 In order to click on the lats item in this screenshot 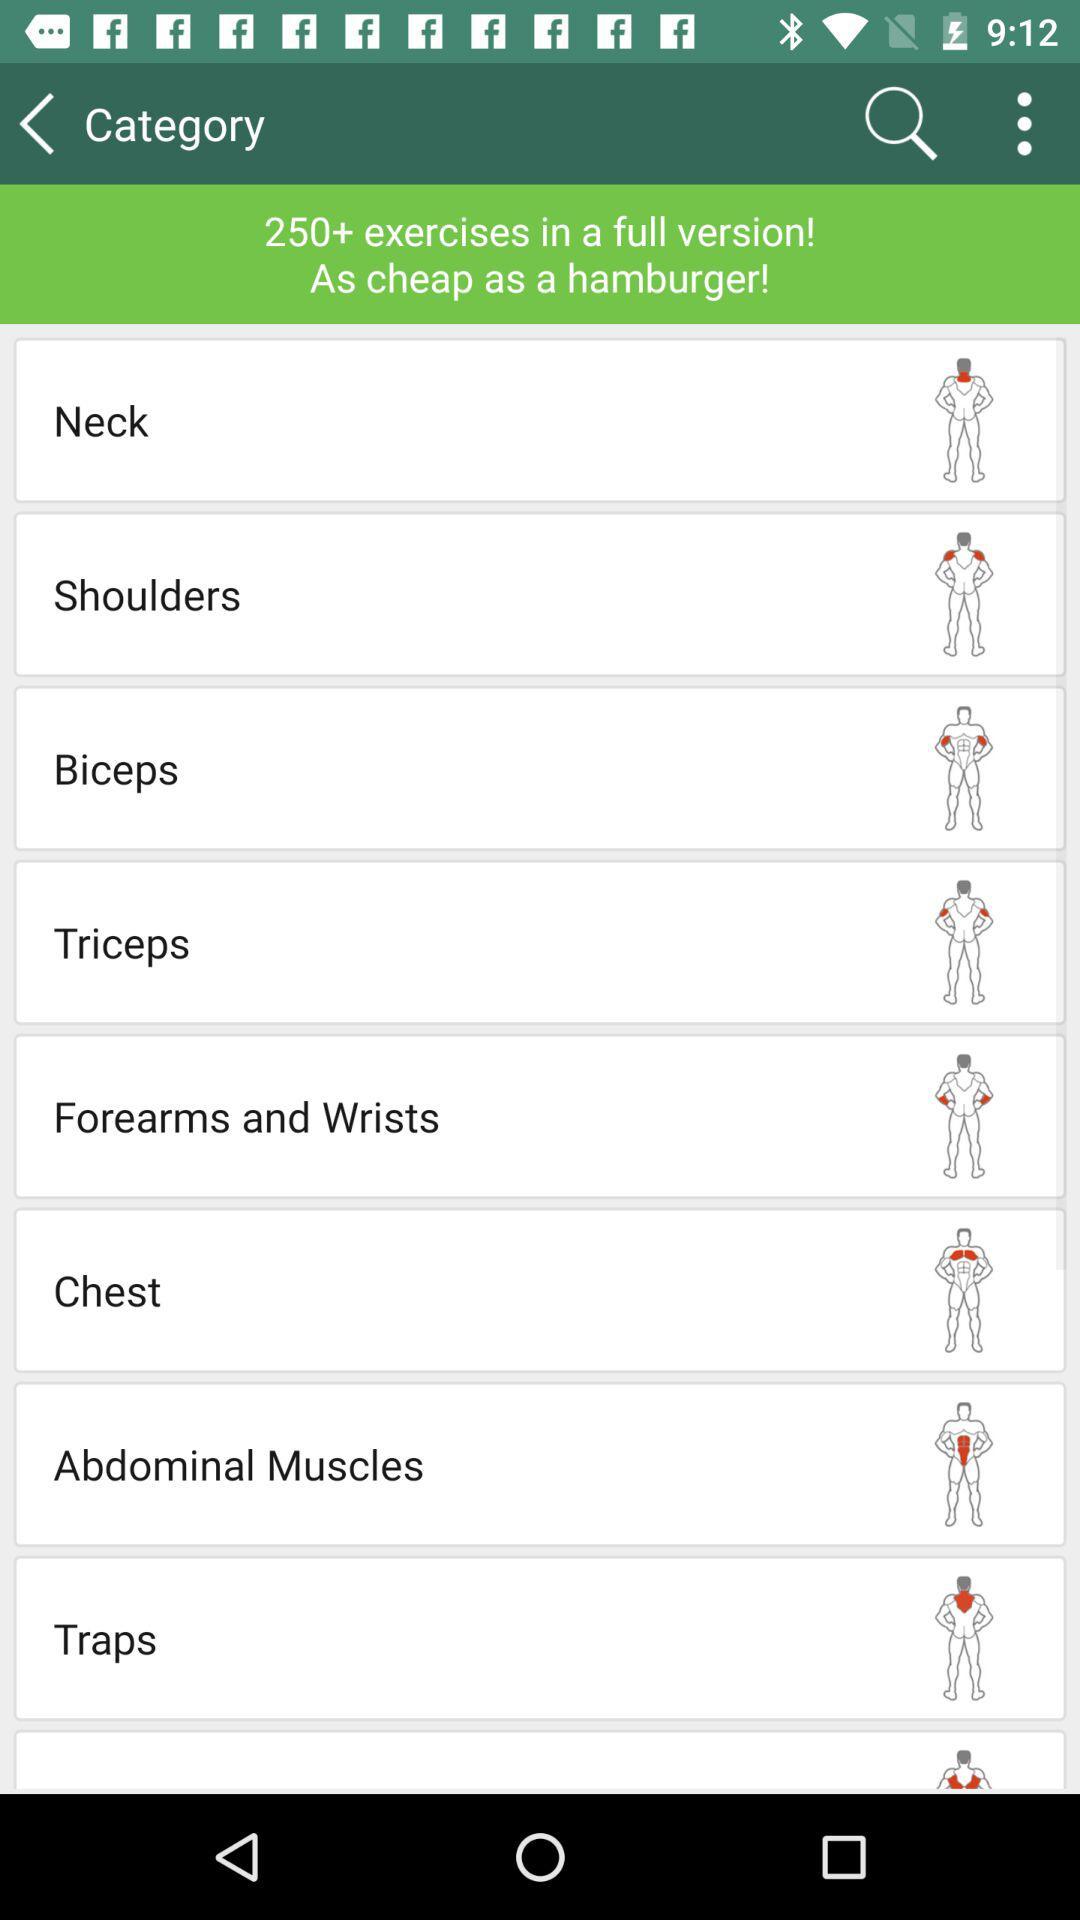, I will do `click(457, 1779)`.